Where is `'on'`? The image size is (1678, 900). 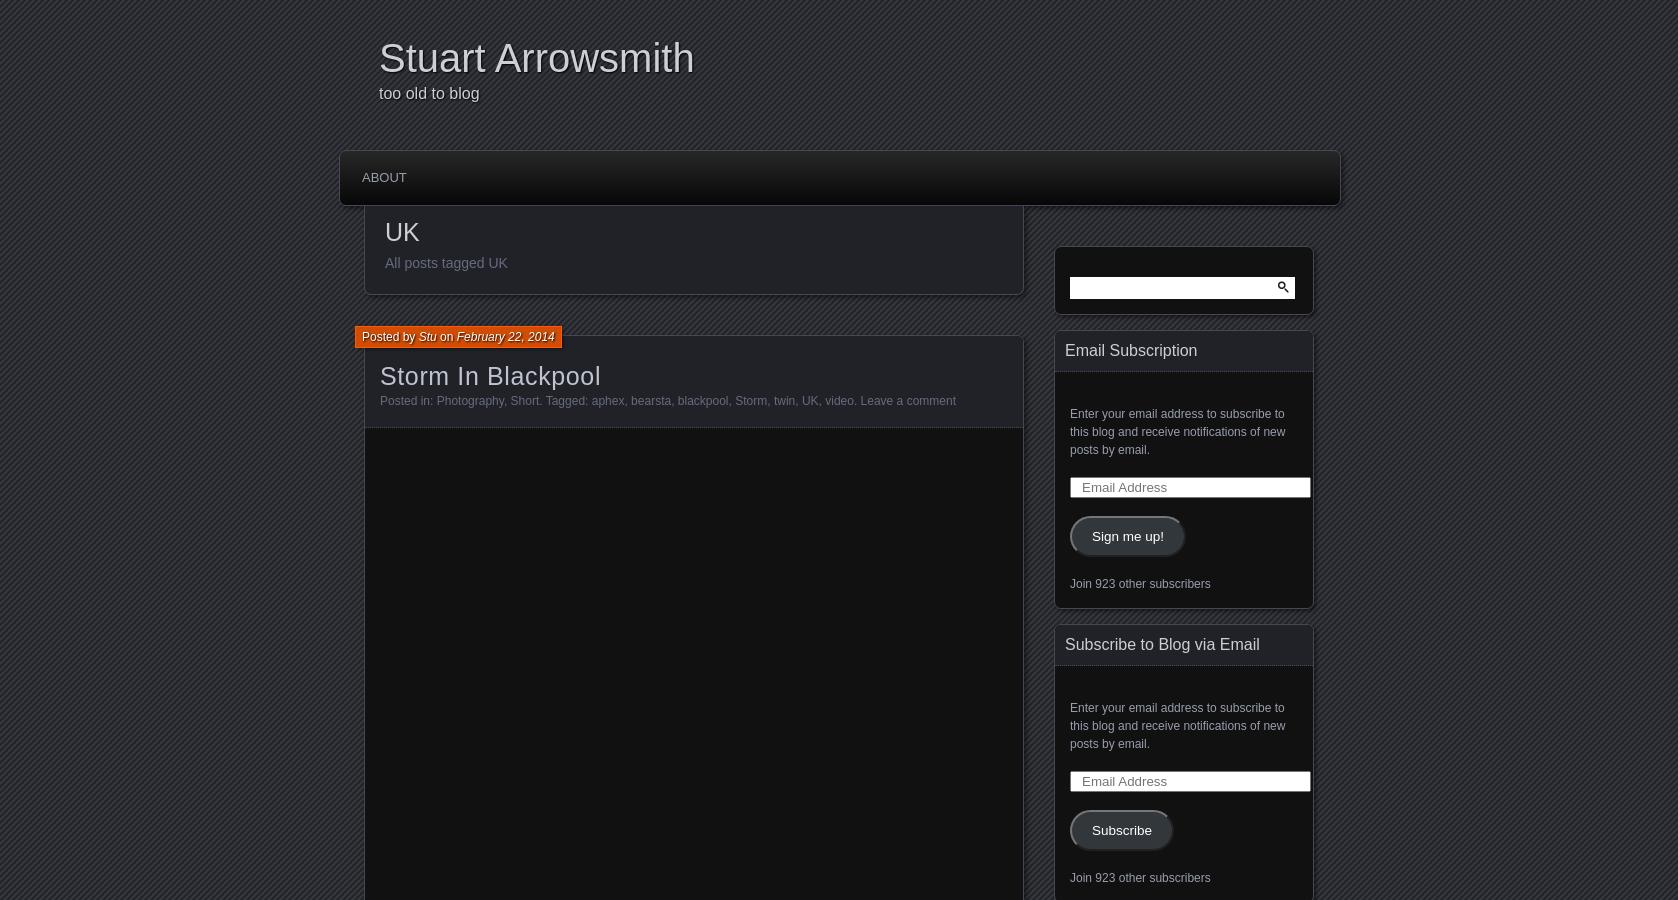 'on' is located at coordinates (445, 335).